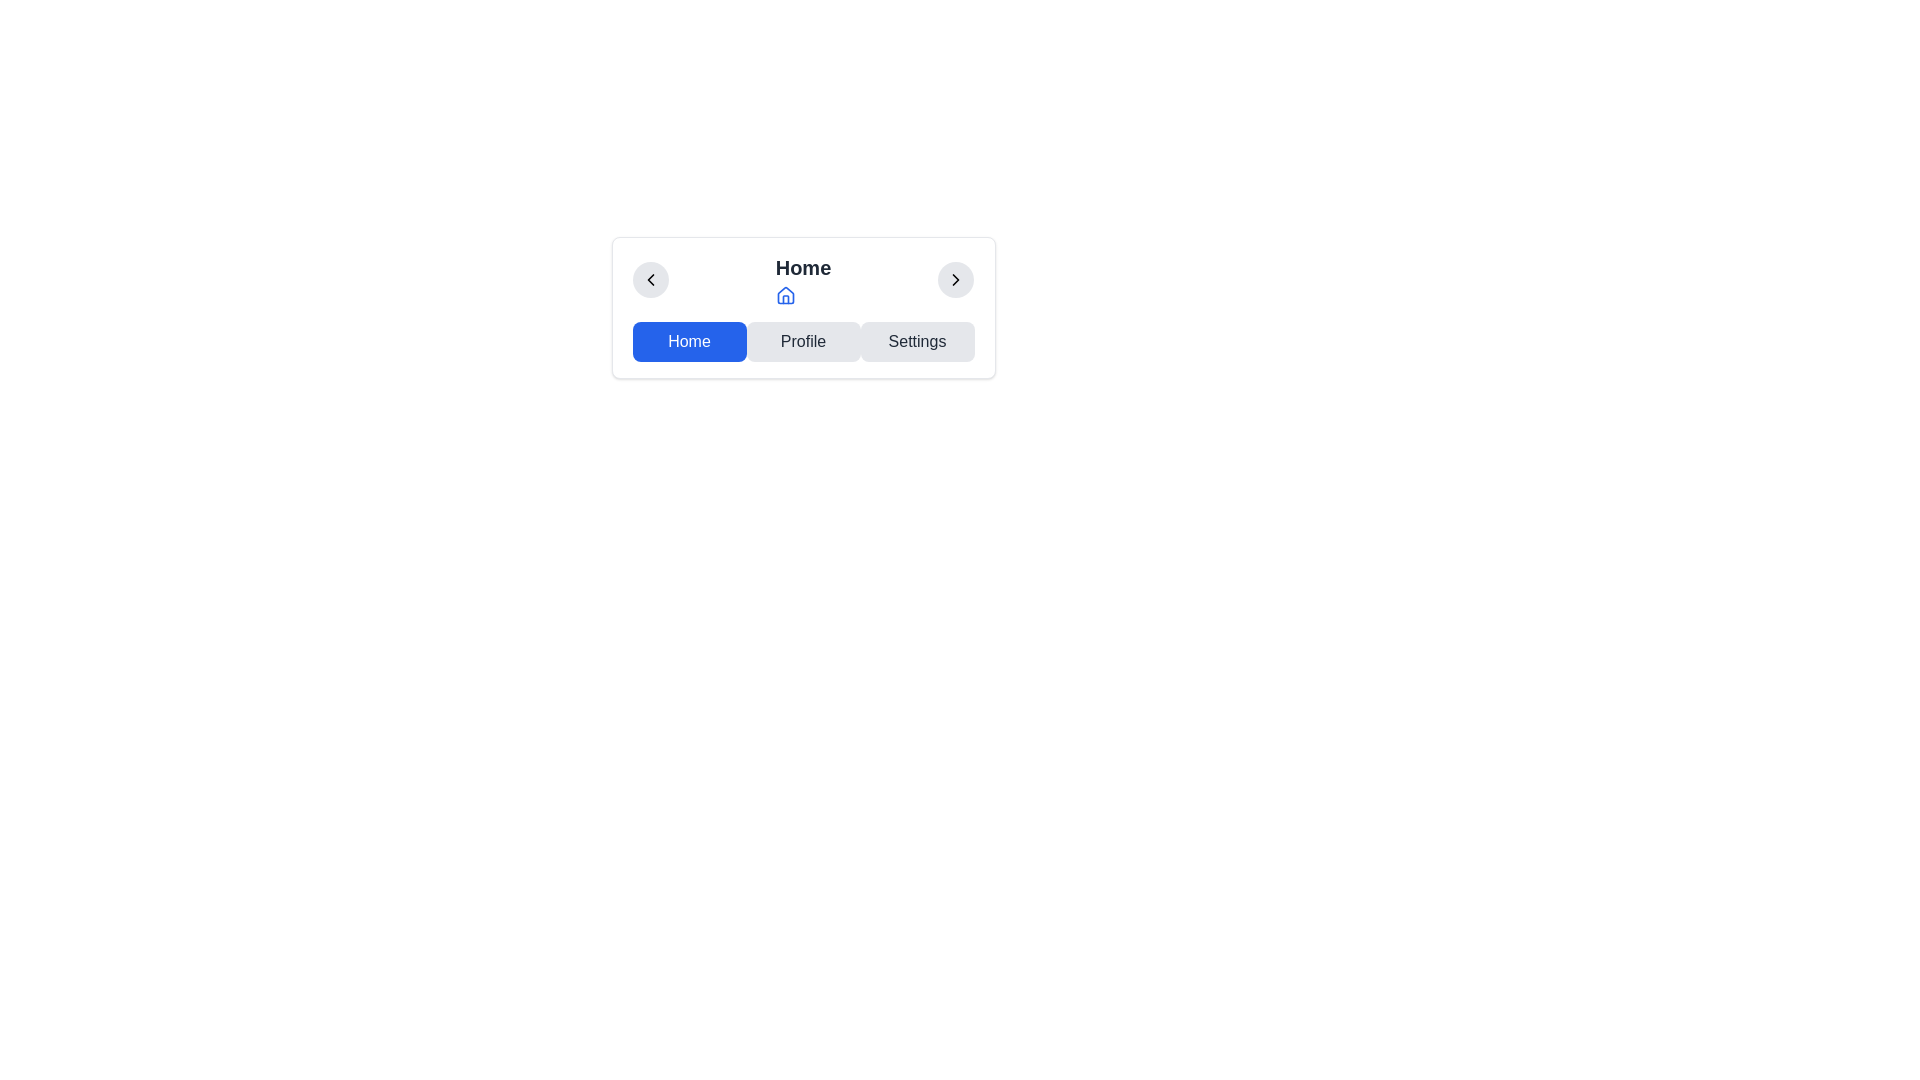  I want to click on the left-facing arrow icon located in the circular area on the far left side of the navigation header, so click(650, 280).